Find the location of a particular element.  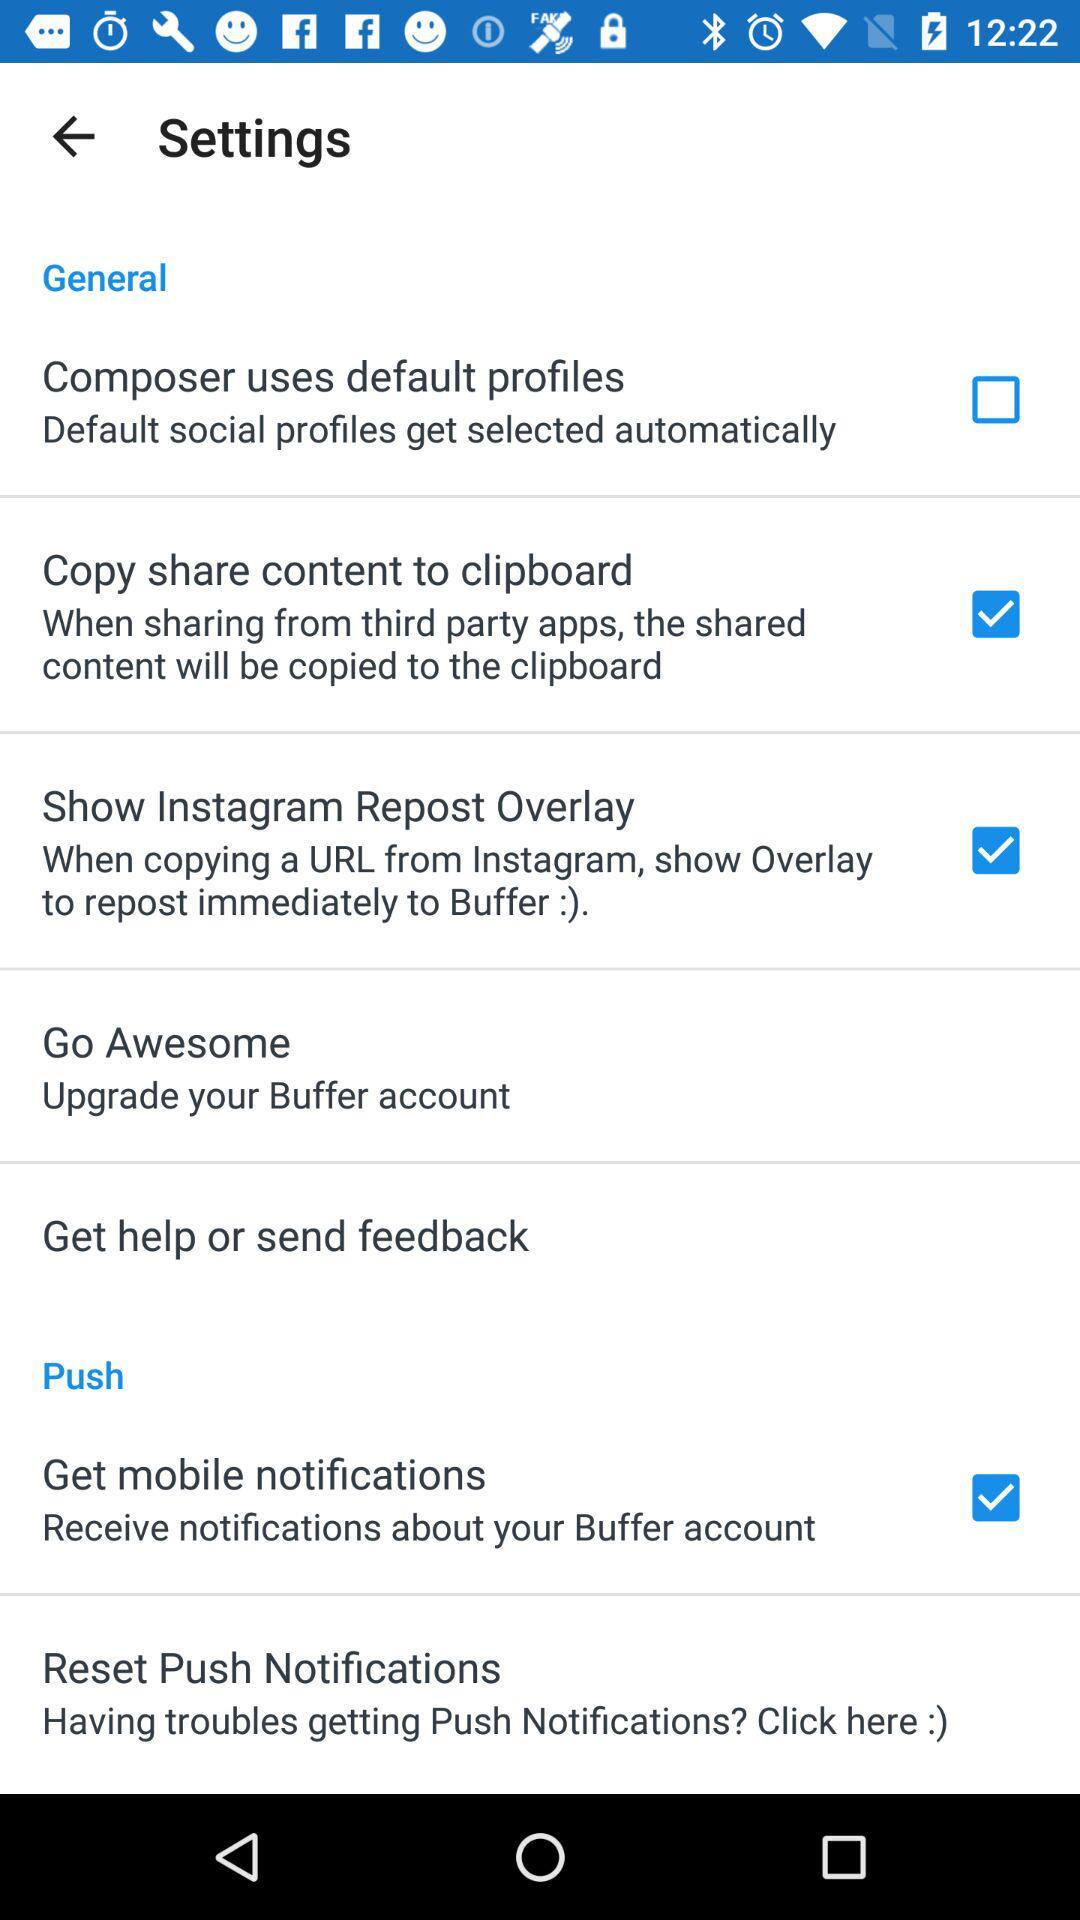

icon below the get mobile notifications item is located at coordinates (427, 1525).